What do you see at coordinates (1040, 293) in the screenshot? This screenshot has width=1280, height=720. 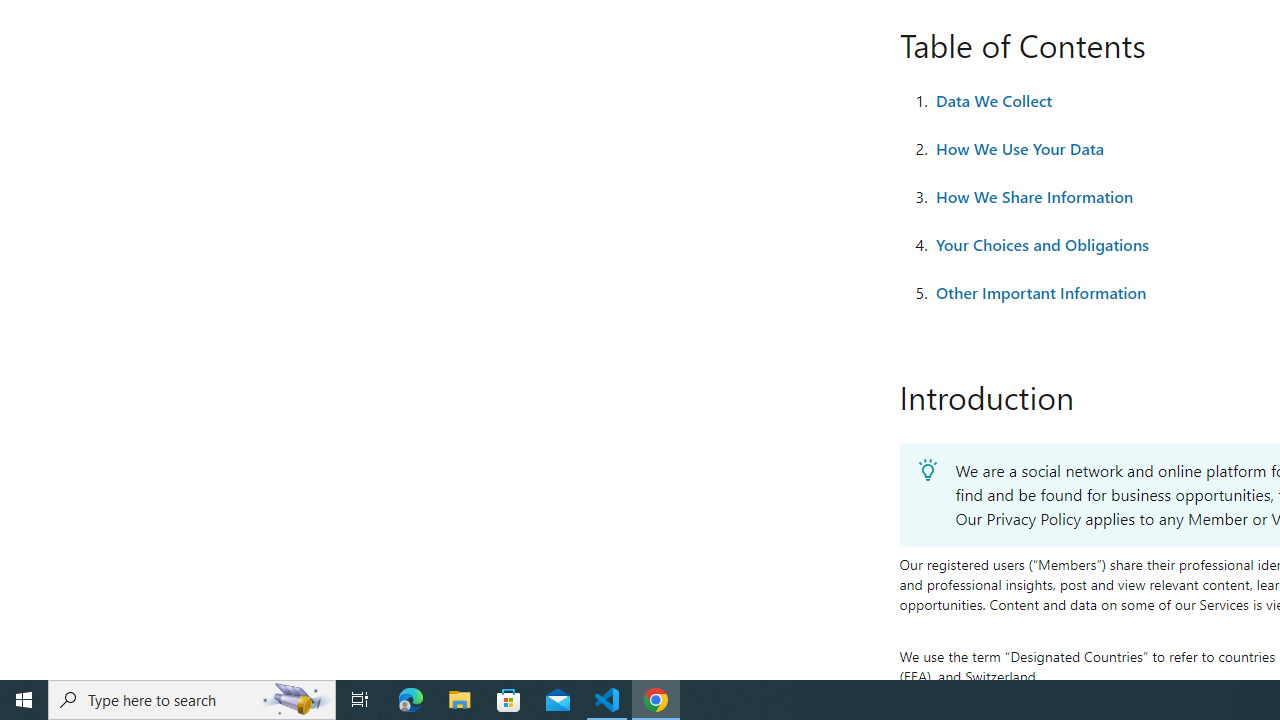 I see `'Other Important Information'` at bounding box center [1040, 293].